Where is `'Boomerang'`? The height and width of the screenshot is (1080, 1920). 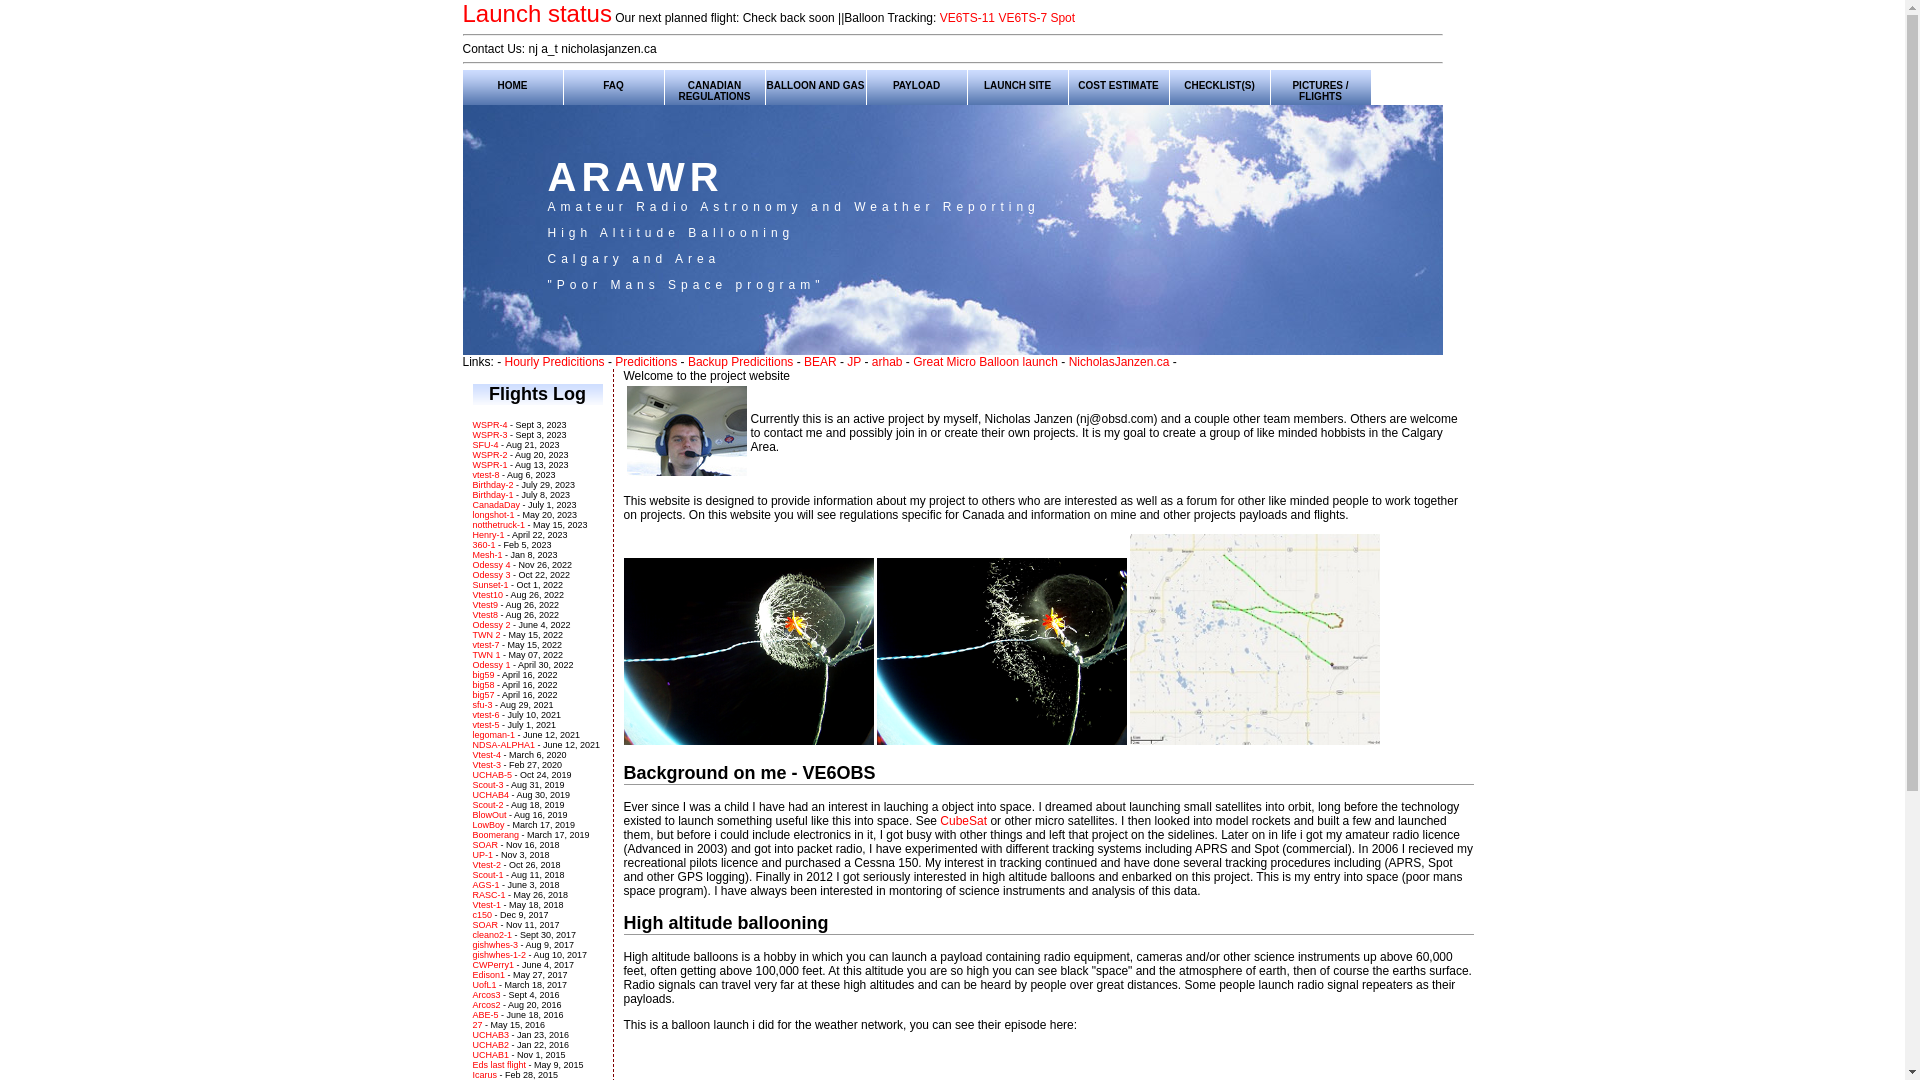
'Boomerang' is located at coordinates (495, 834).